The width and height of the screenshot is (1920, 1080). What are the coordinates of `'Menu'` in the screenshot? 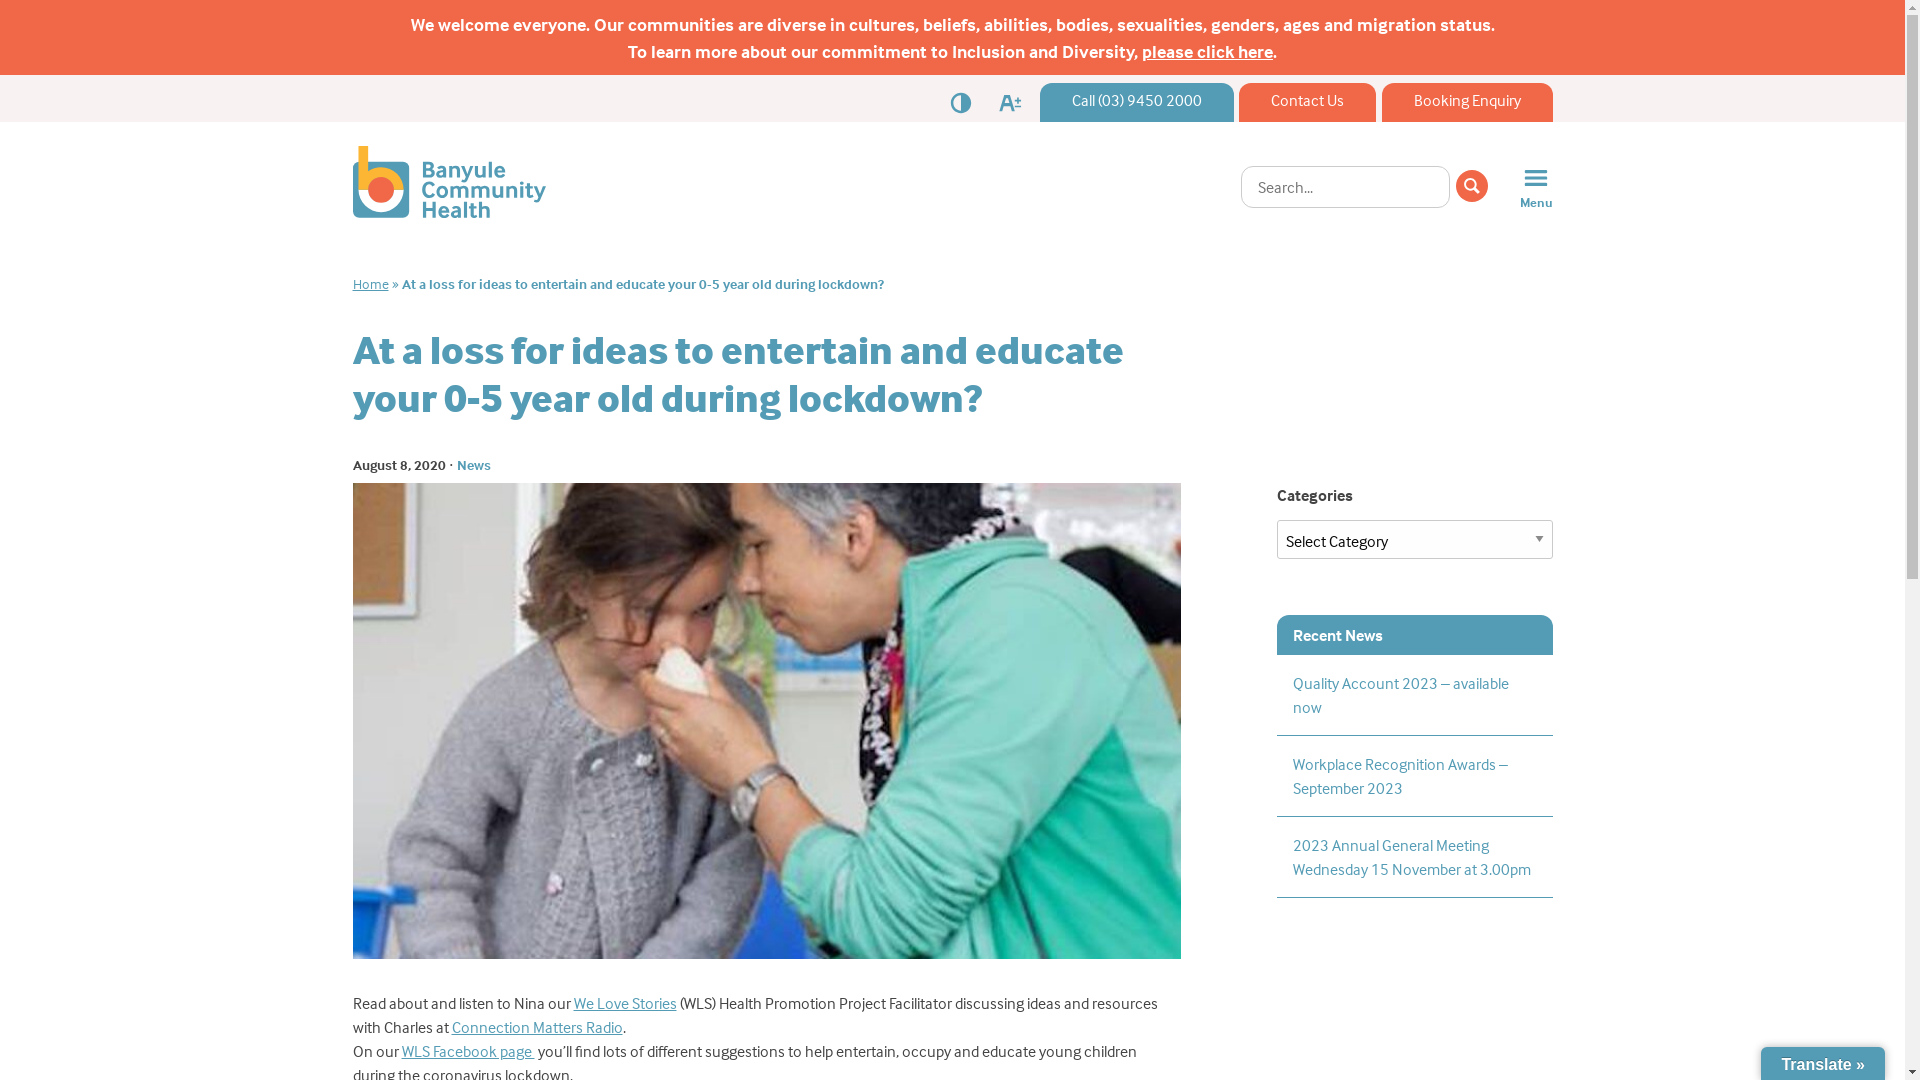 It's located at (1527, 185).